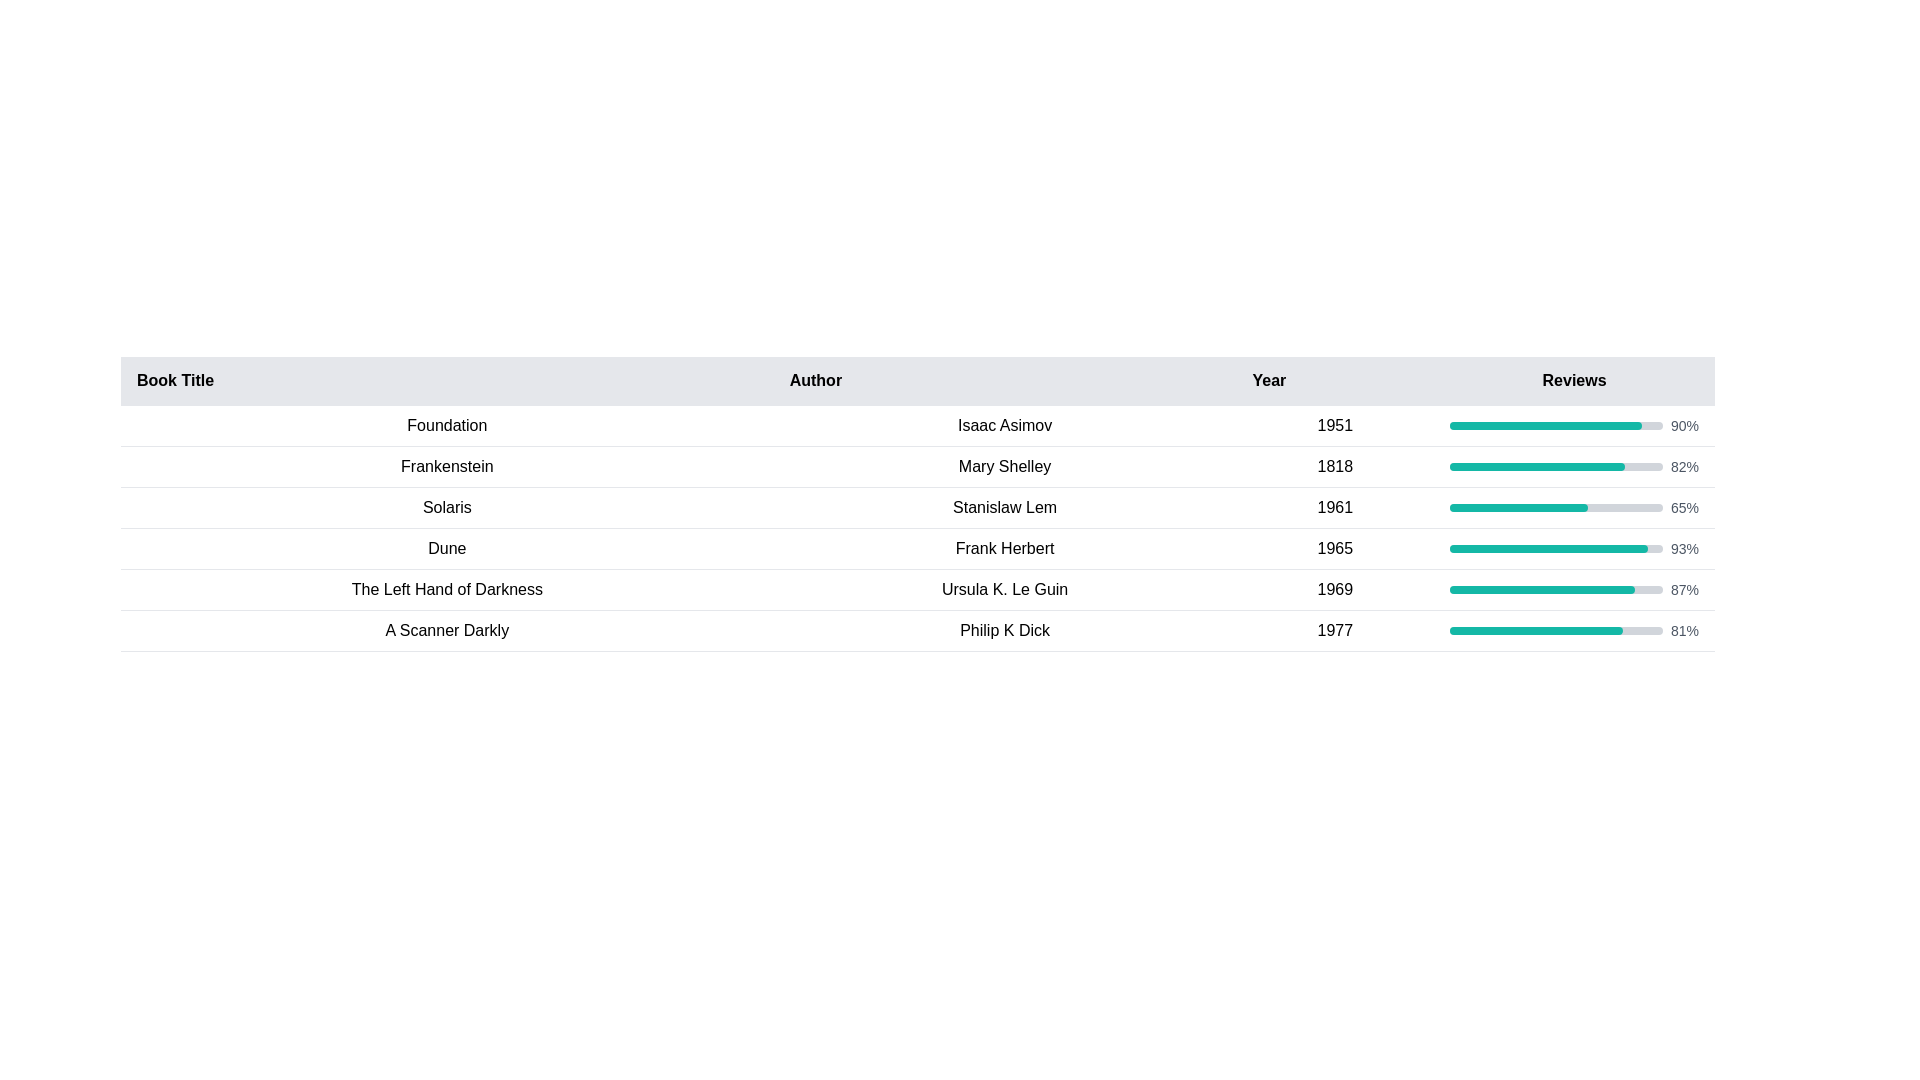  I want to click on the text label that displays the publication year of the book 'Solaris', which is the third item in the row under the 'Year' column, so click(1335, 507).